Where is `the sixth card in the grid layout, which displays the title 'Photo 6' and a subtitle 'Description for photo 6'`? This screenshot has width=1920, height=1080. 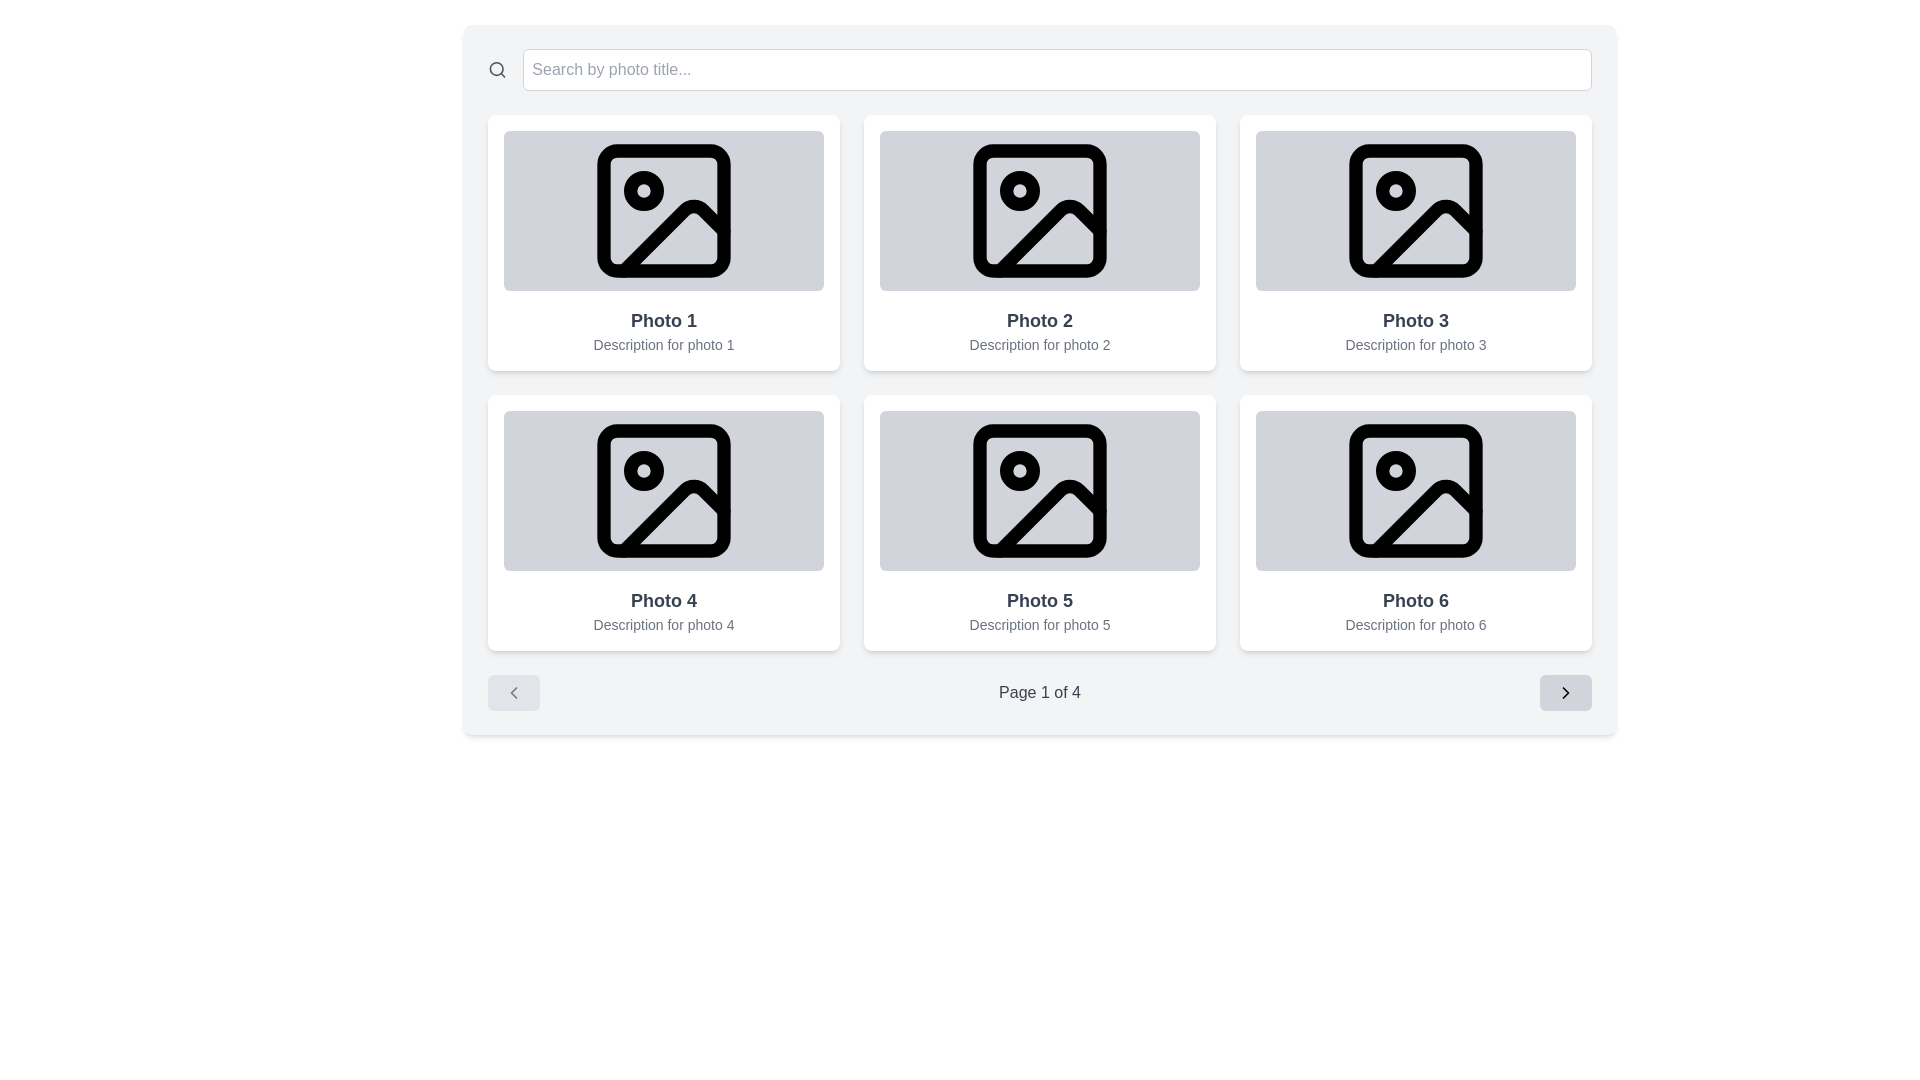
the sixth card in the grid layout, which displays the title 'Photo 6' and a subtitle 'Description for photo 6' is located at coordinates (1415, 522).